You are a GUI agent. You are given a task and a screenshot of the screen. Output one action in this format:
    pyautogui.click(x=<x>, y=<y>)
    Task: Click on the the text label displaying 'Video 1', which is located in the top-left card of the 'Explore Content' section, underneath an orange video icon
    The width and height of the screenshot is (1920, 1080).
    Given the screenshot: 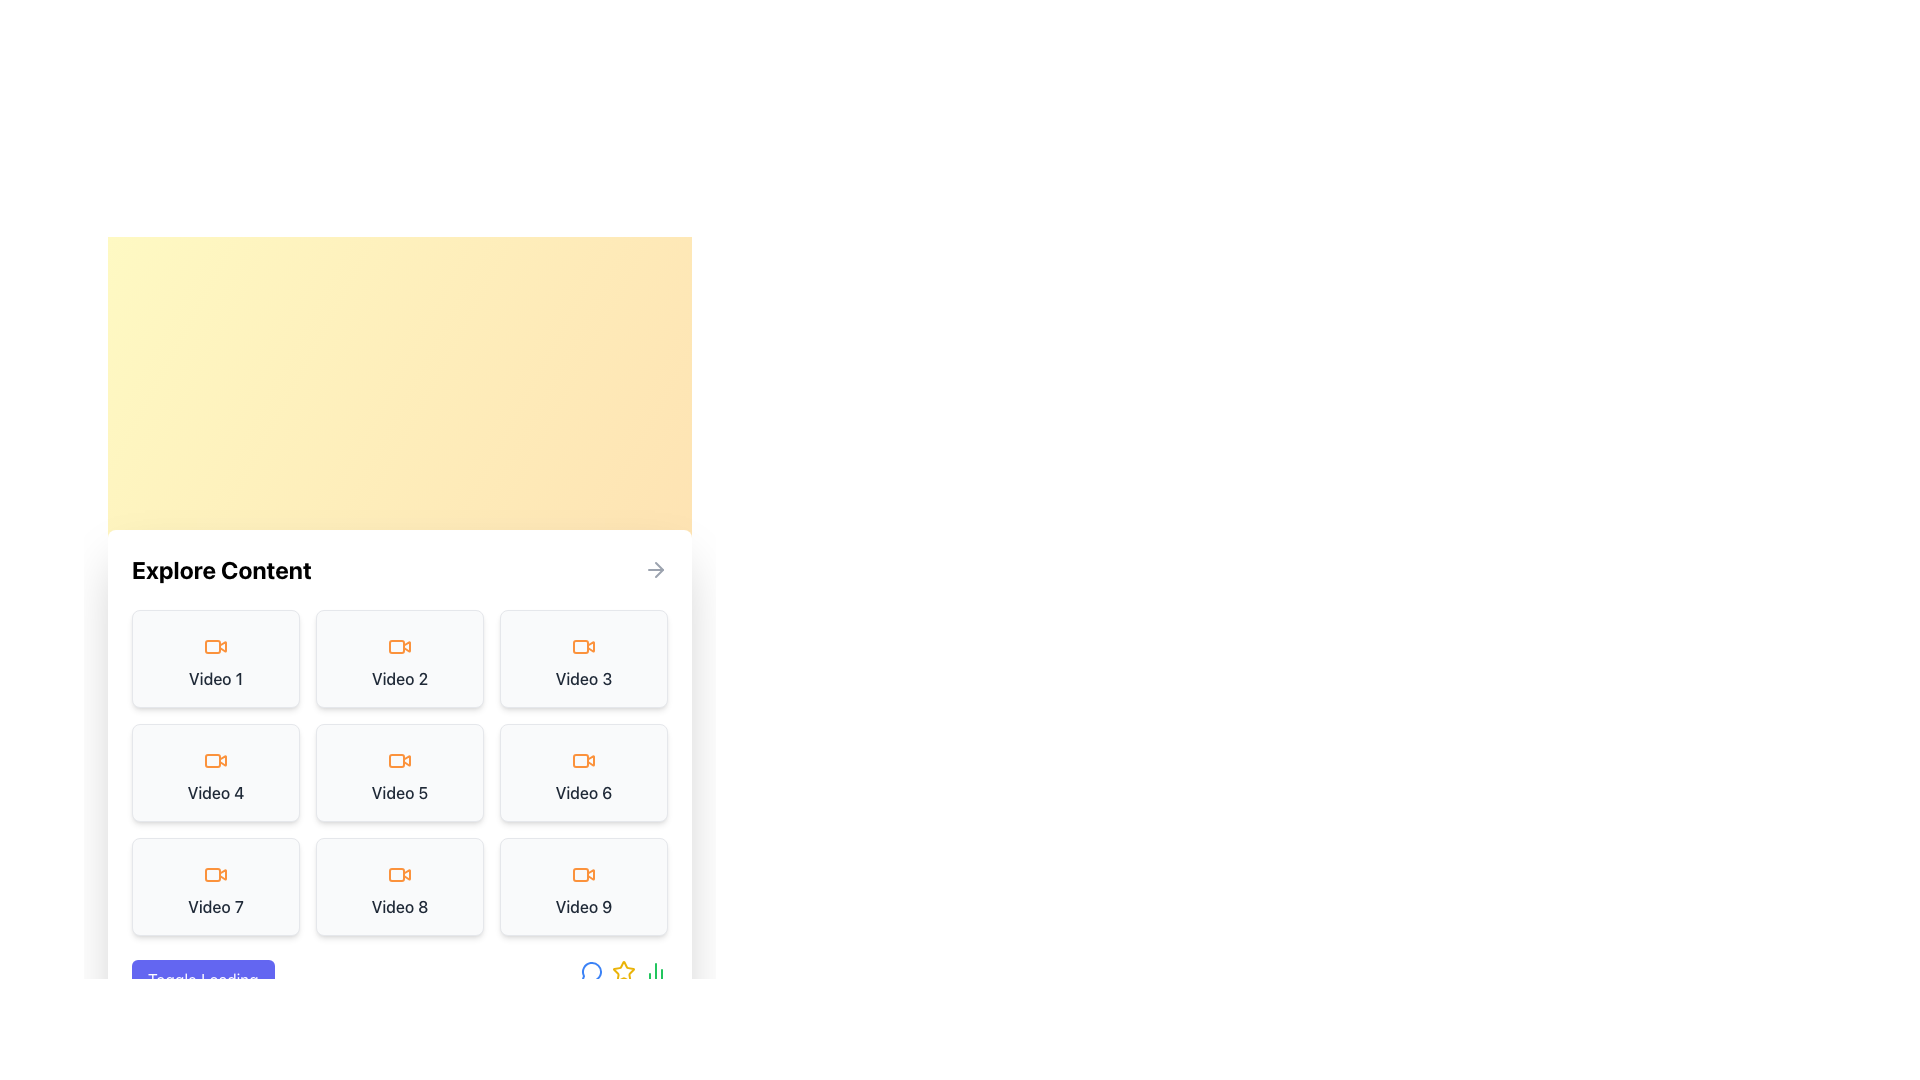 What is the action you would take?
    pyautogui.click(x=216, y=677)
    